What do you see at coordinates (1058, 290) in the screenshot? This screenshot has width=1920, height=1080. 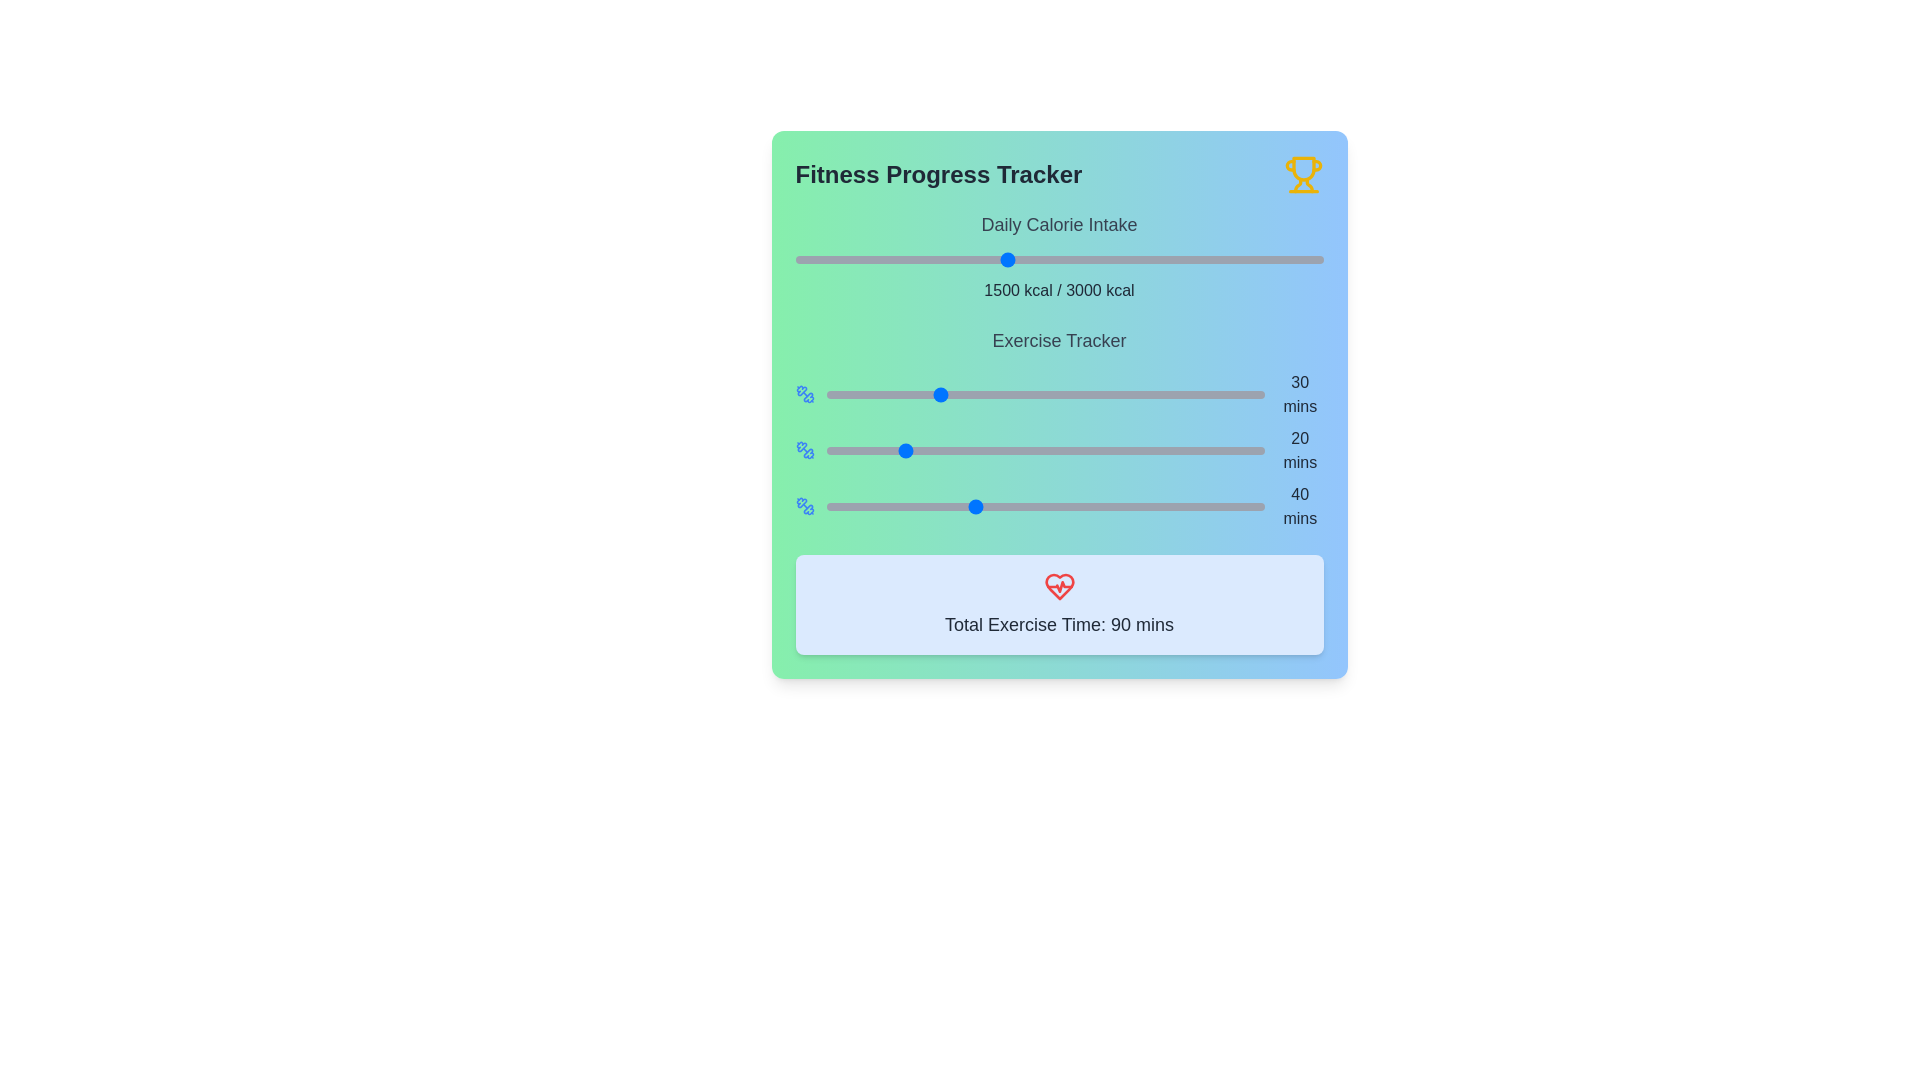 I see `the static text display showing '1500 kcal / 3000 kcal' under the 'Daily Calorie Intake' heading` at bounding box center [1058, 290].